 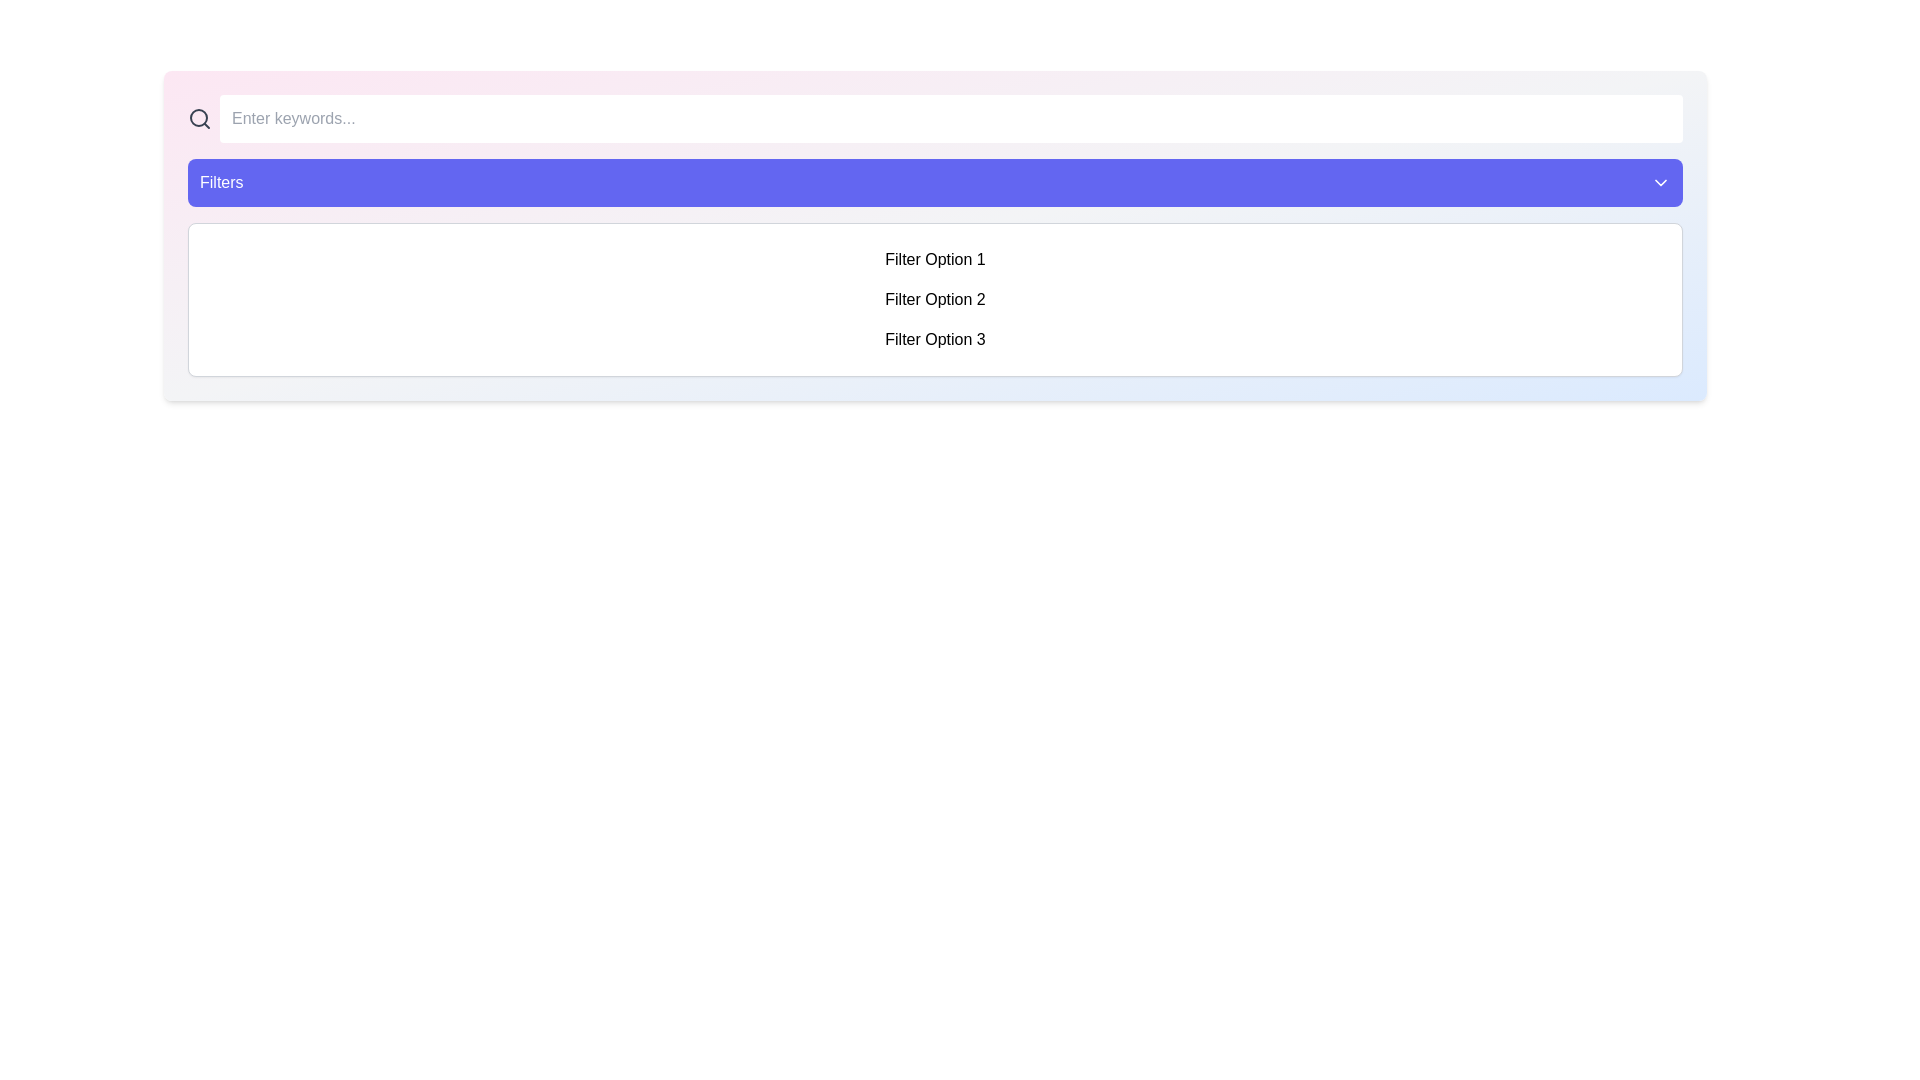 I want to click on the third selectable list item labeled 'Filter Option 3', so click(x=934, y=338).